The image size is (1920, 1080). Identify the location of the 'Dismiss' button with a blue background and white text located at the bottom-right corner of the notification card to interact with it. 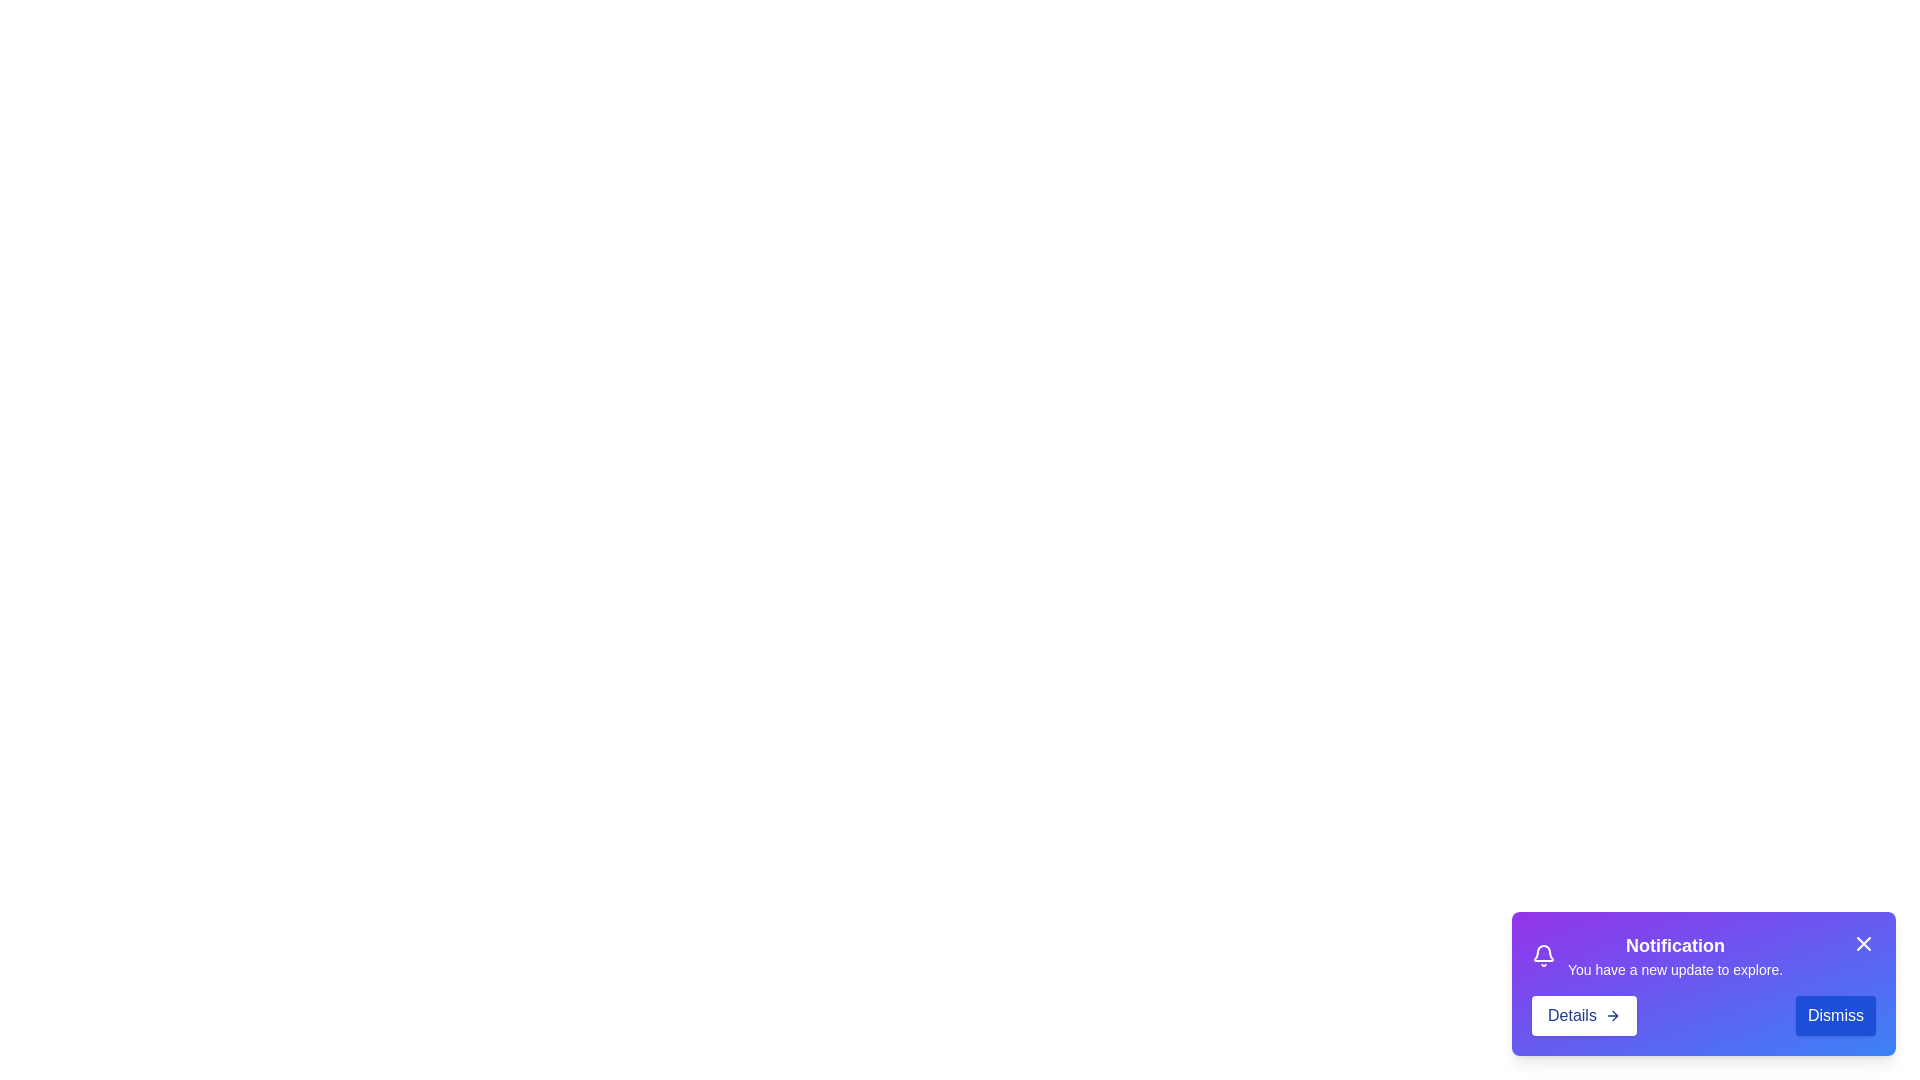
(1836, 1015).